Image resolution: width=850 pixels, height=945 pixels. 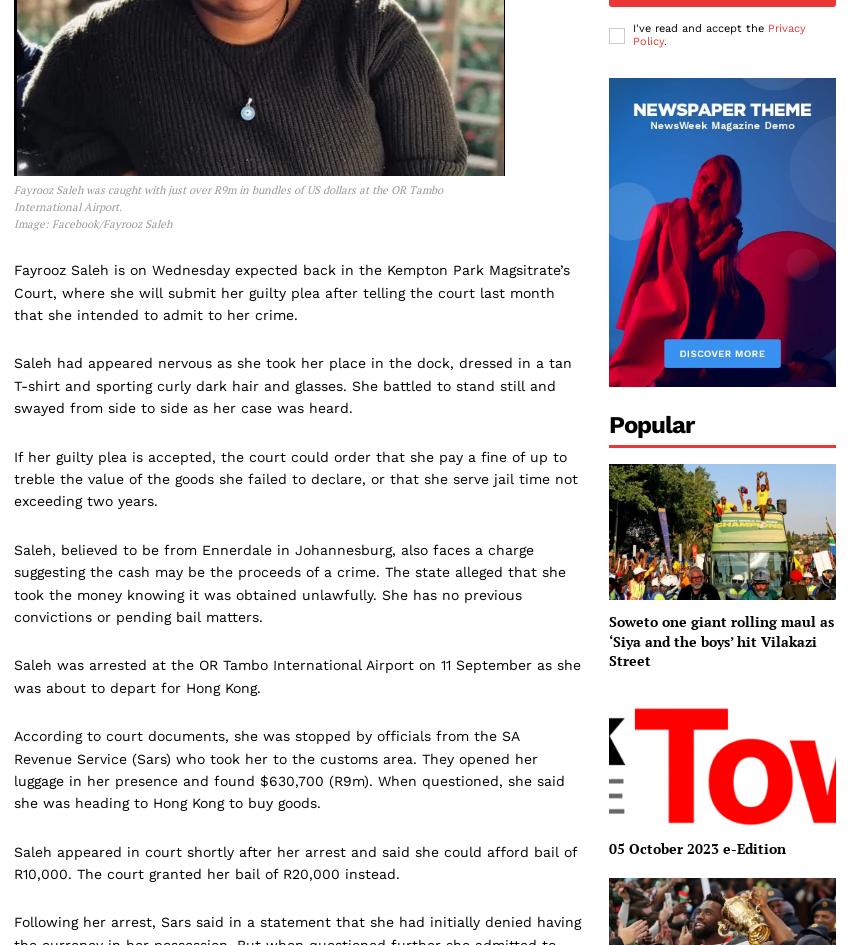 What do you see at coordinates (608, 639) in the screenshot?
I see `'Soweto one giant rolling maul as ‘Siya and the boys’ hit Vilakazi Street'` at bounding box center [608, 639].